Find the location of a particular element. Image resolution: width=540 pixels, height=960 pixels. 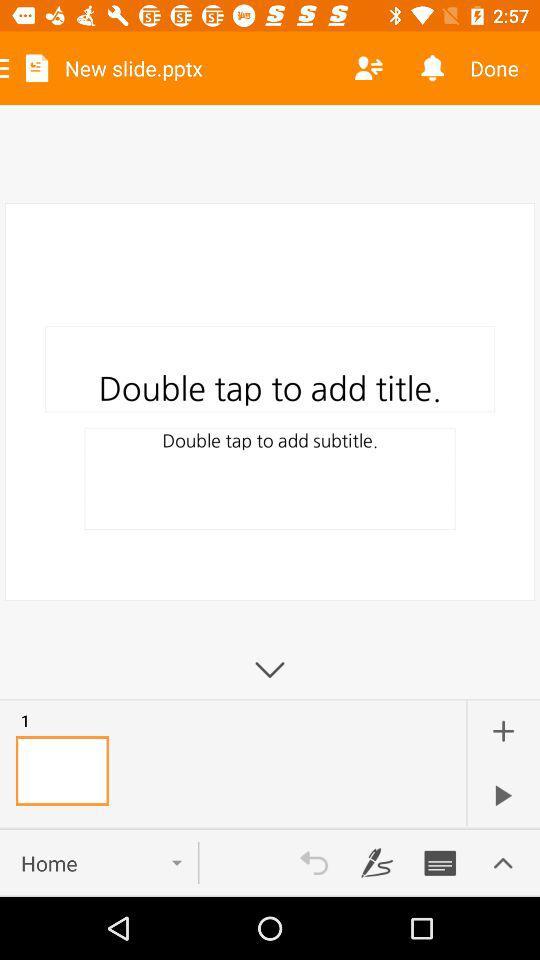

click more details arrow is located at coordinates (502, 862).